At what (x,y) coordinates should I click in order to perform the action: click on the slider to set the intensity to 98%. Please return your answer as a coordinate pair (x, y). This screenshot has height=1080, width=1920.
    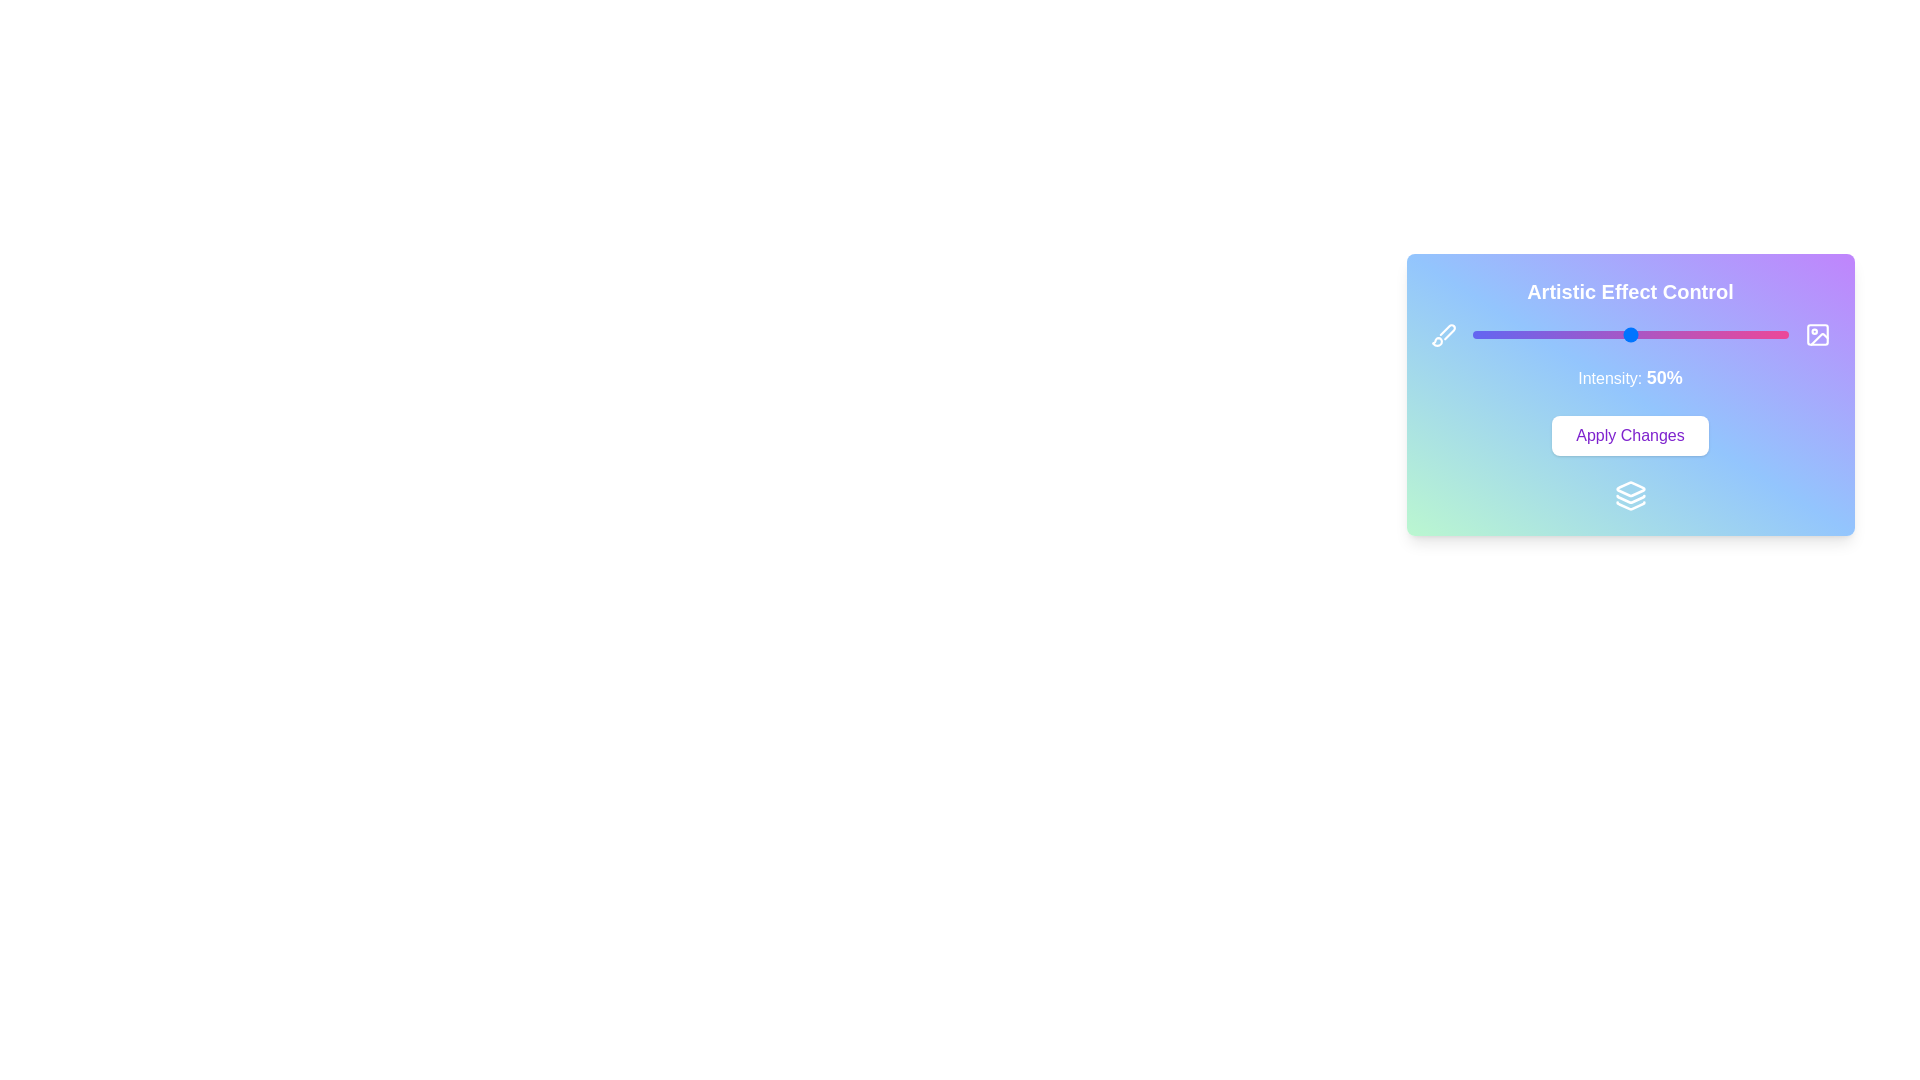
    Looking at the image, I should click on (1782, 334).